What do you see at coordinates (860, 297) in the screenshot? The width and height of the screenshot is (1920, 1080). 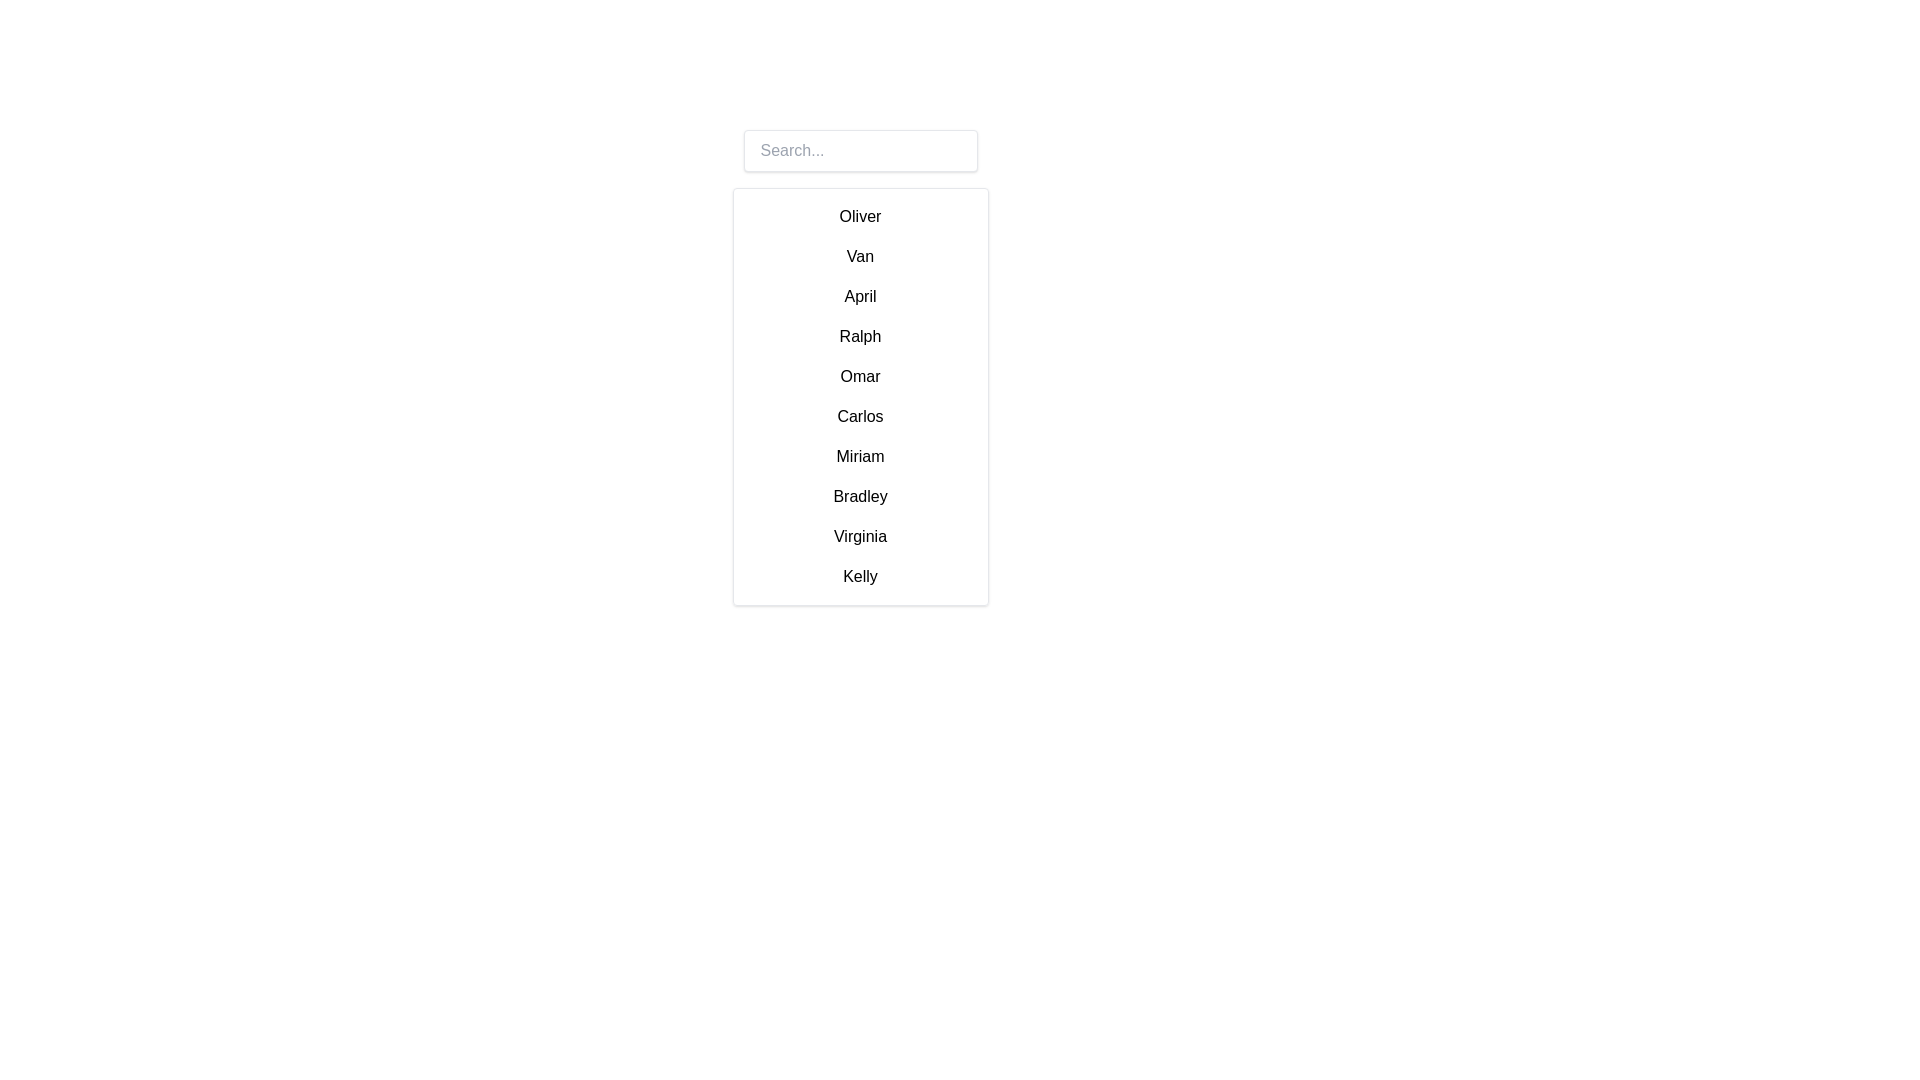 I see `the third item in the dropdown list, located between 'Van' and 'Ralph'` at bounding box center [860, 297].